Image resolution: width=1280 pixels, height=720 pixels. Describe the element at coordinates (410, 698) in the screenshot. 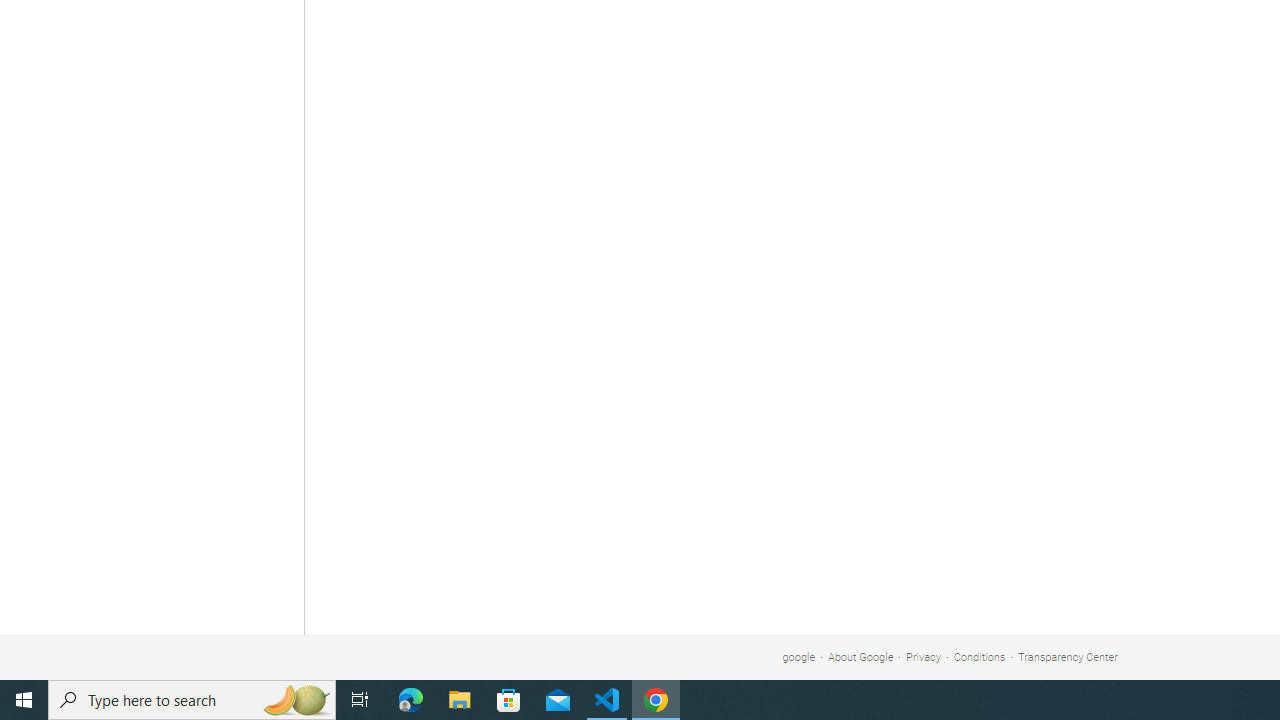

I see `'Microsoft Edge'` at that location.